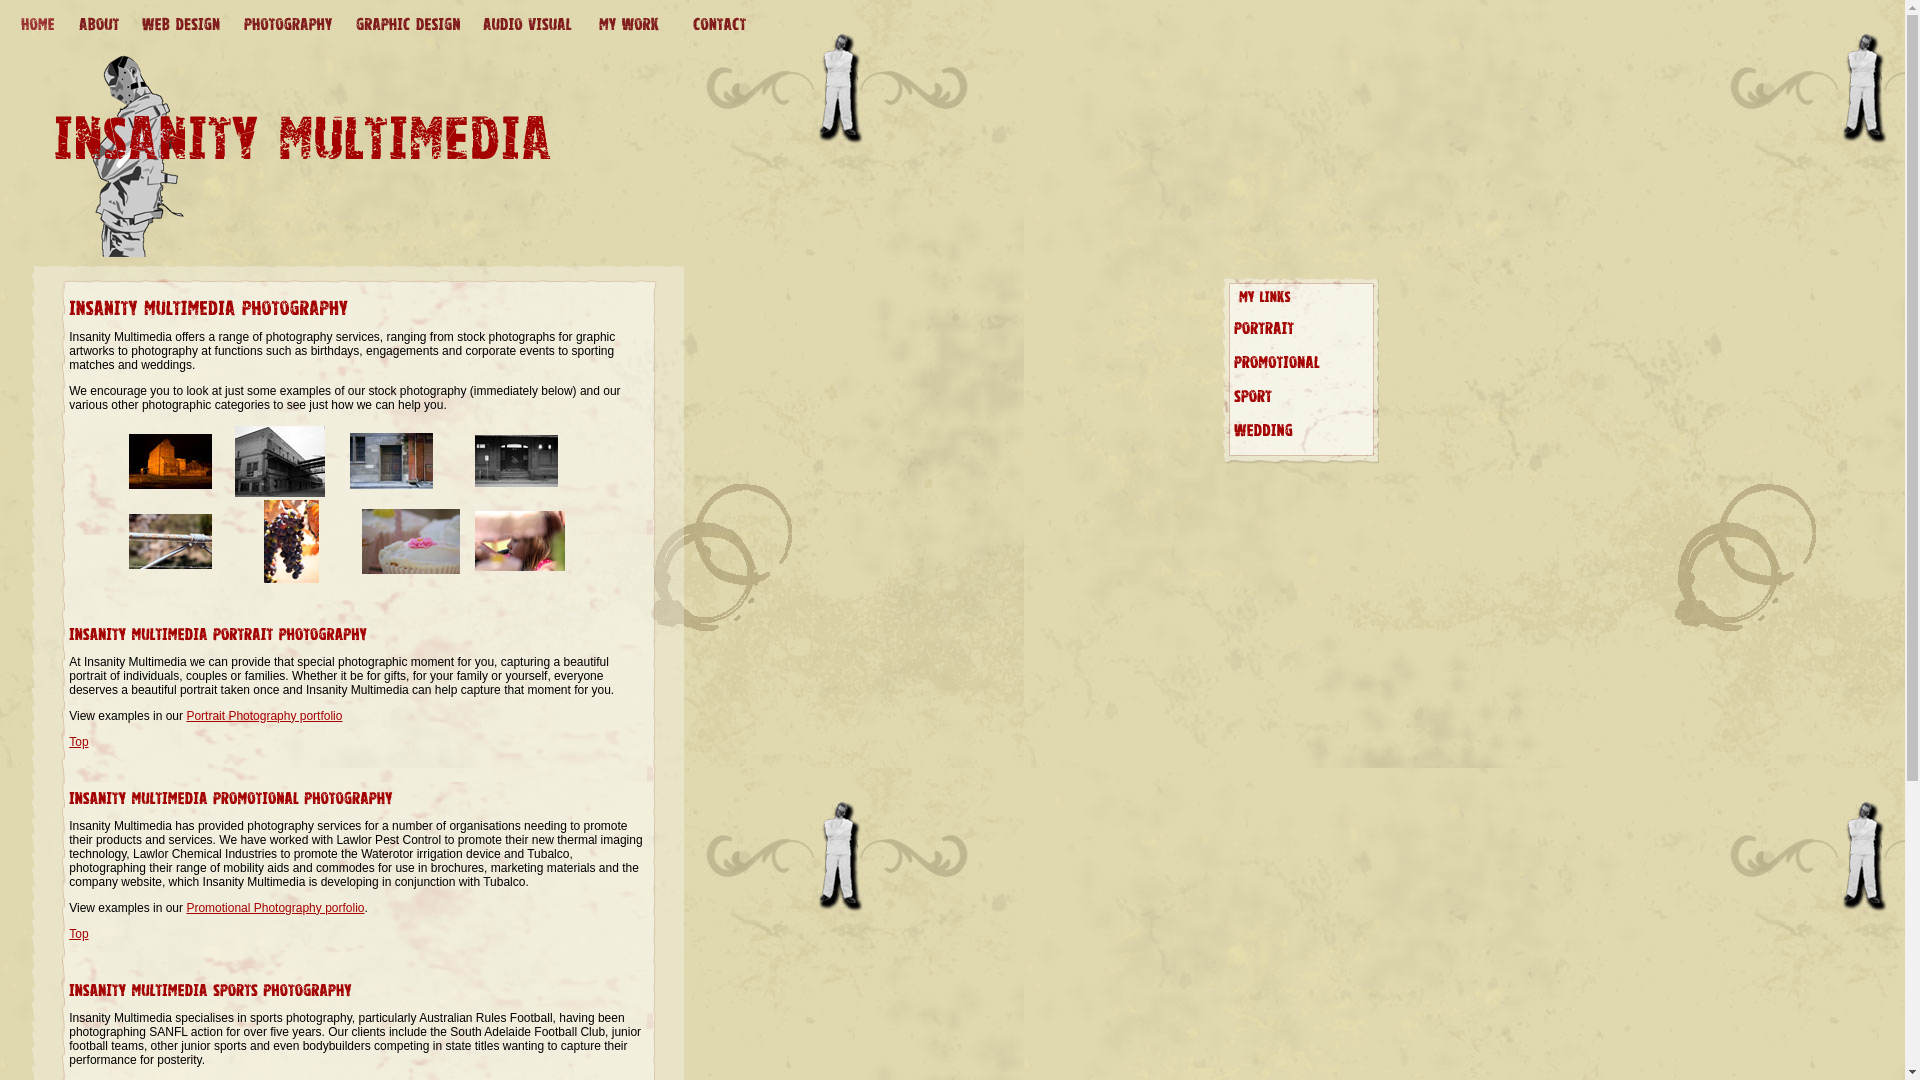  What do you see at coordinates (290, 578) in the screenshot?
I see `'Stock photo taken at Tenafeate Winery'` at bounding box center [290, 578].